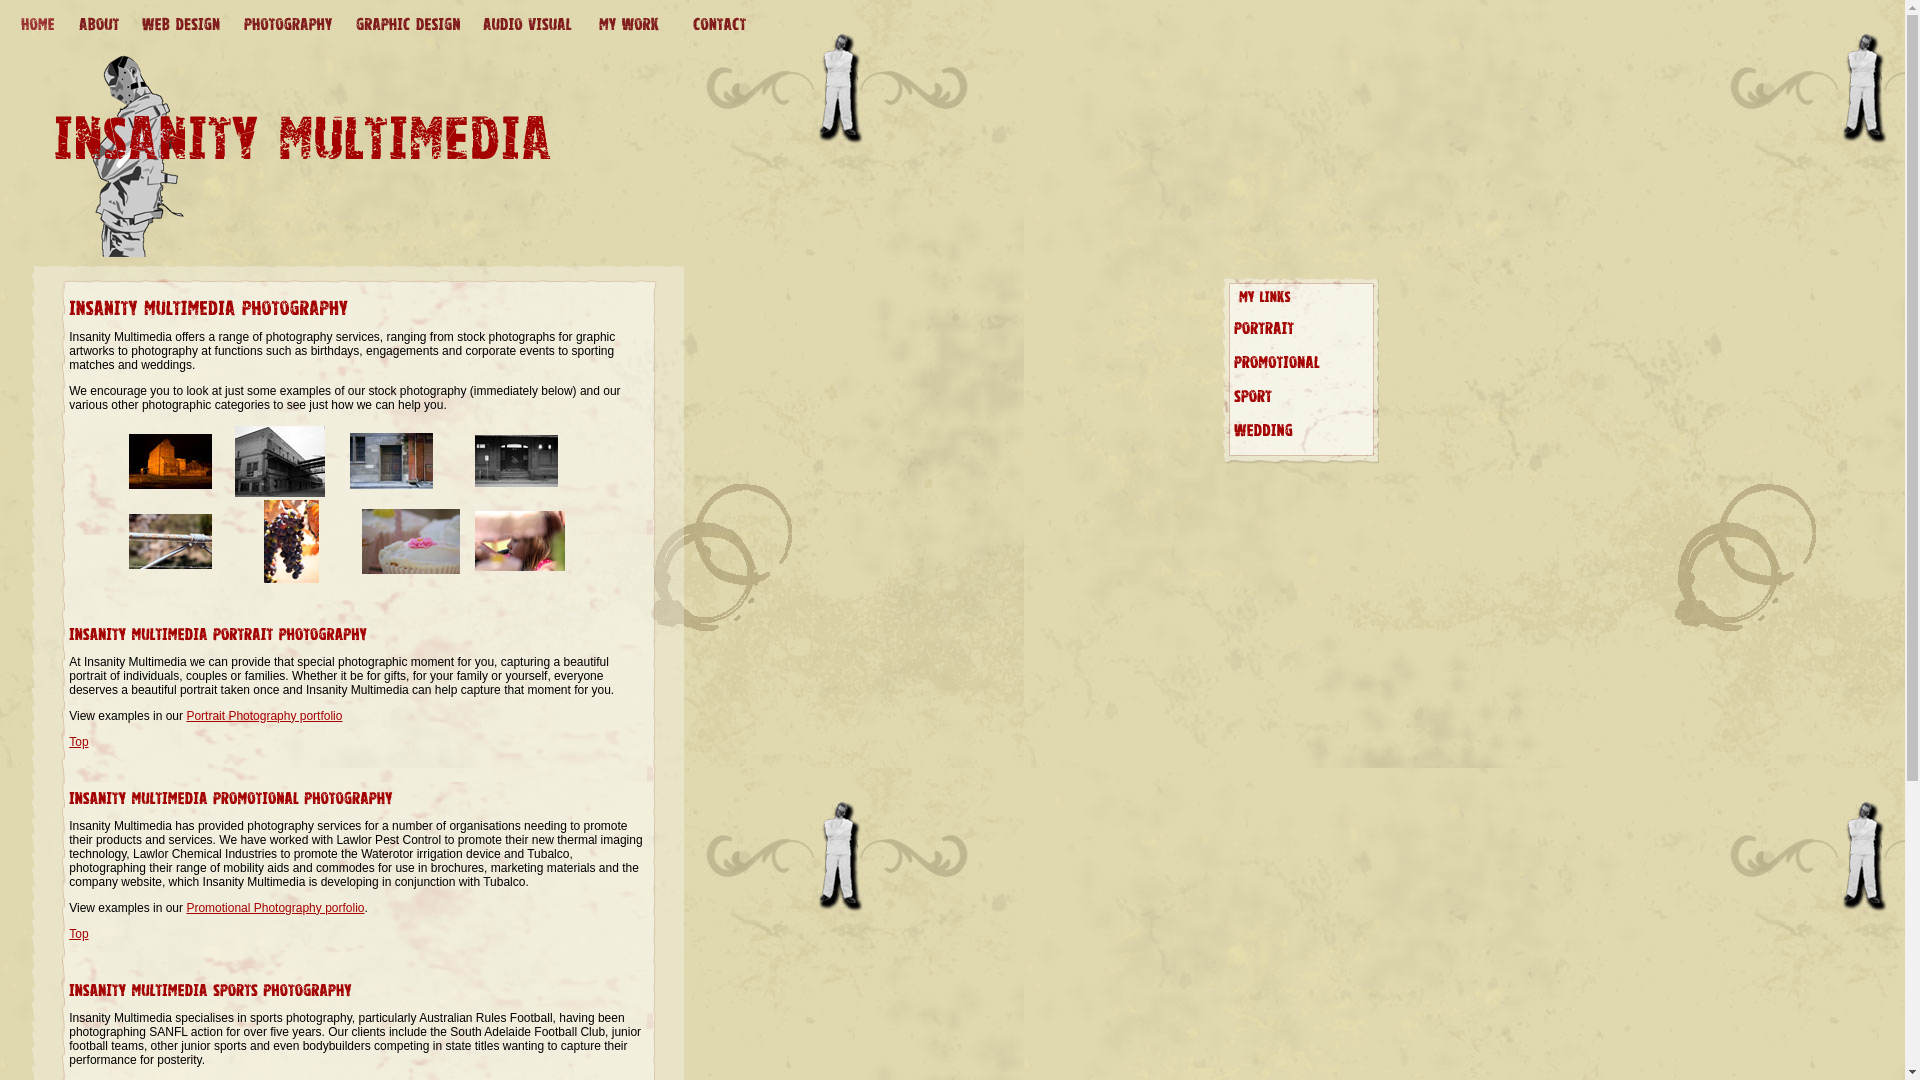  What do you see at coordinates (290, 578) in the screenshot?
I see `'Stock photo taken at Tenafeate Winery'` at bounding box center [290, 578].